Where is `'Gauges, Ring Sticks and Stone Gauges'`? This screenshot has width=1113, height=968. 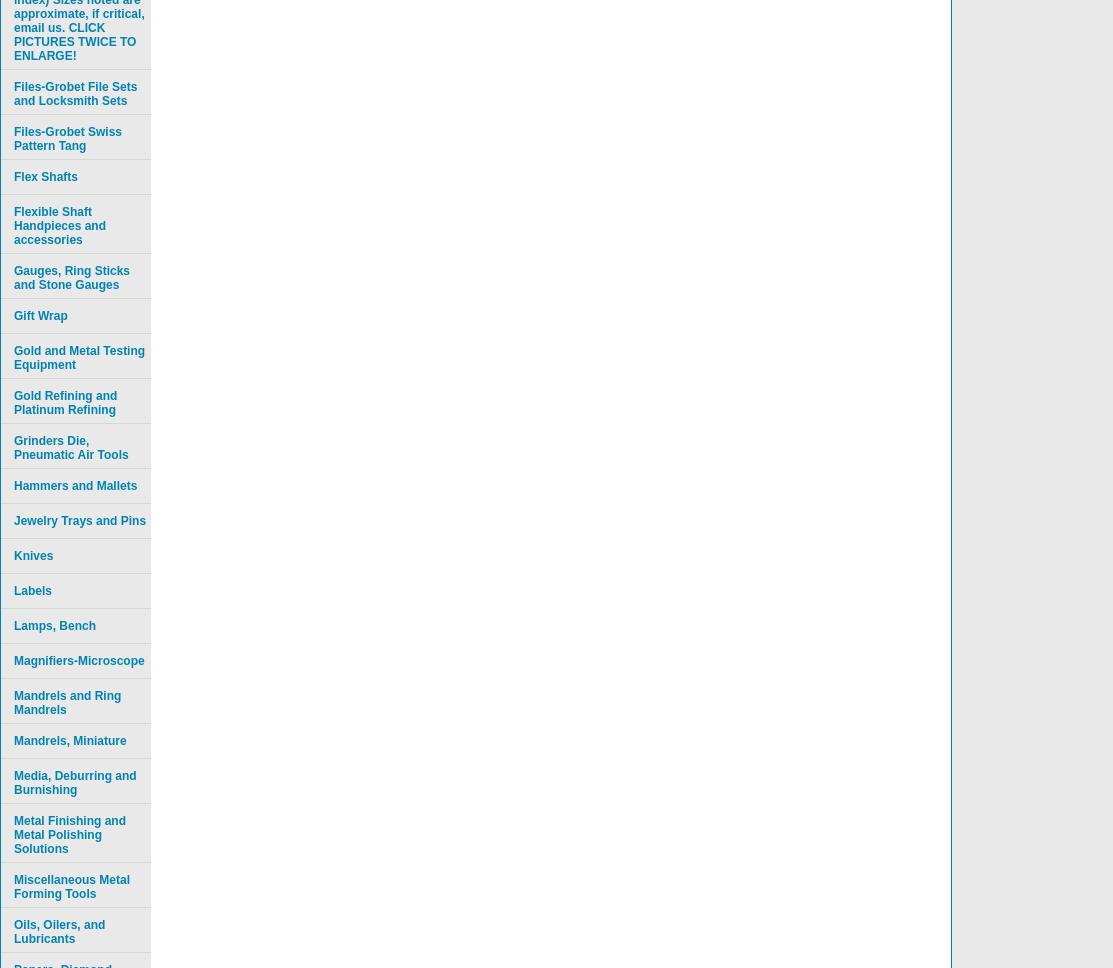 'Gauges, Ring Sticks and Stone Gauges' is located at coordinates (72, 278).